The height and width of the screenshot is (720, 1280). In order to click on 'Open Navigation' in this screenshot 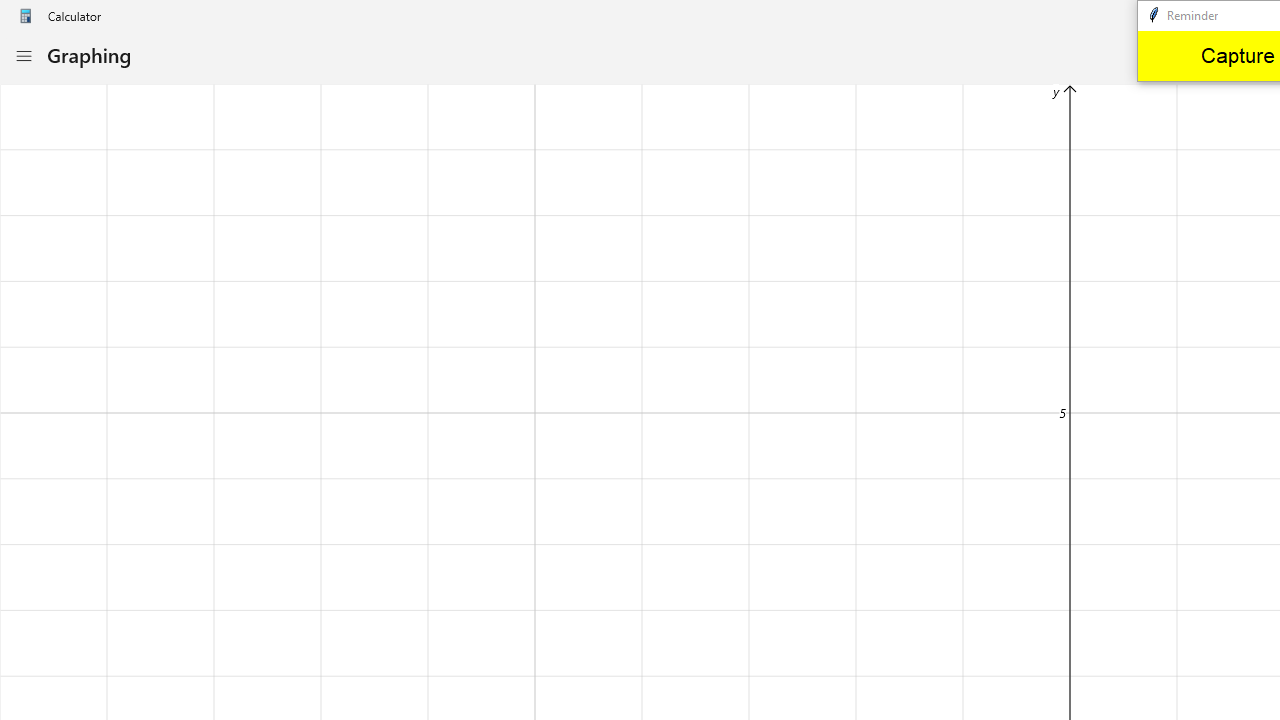, I will do `click(23, 55)`.